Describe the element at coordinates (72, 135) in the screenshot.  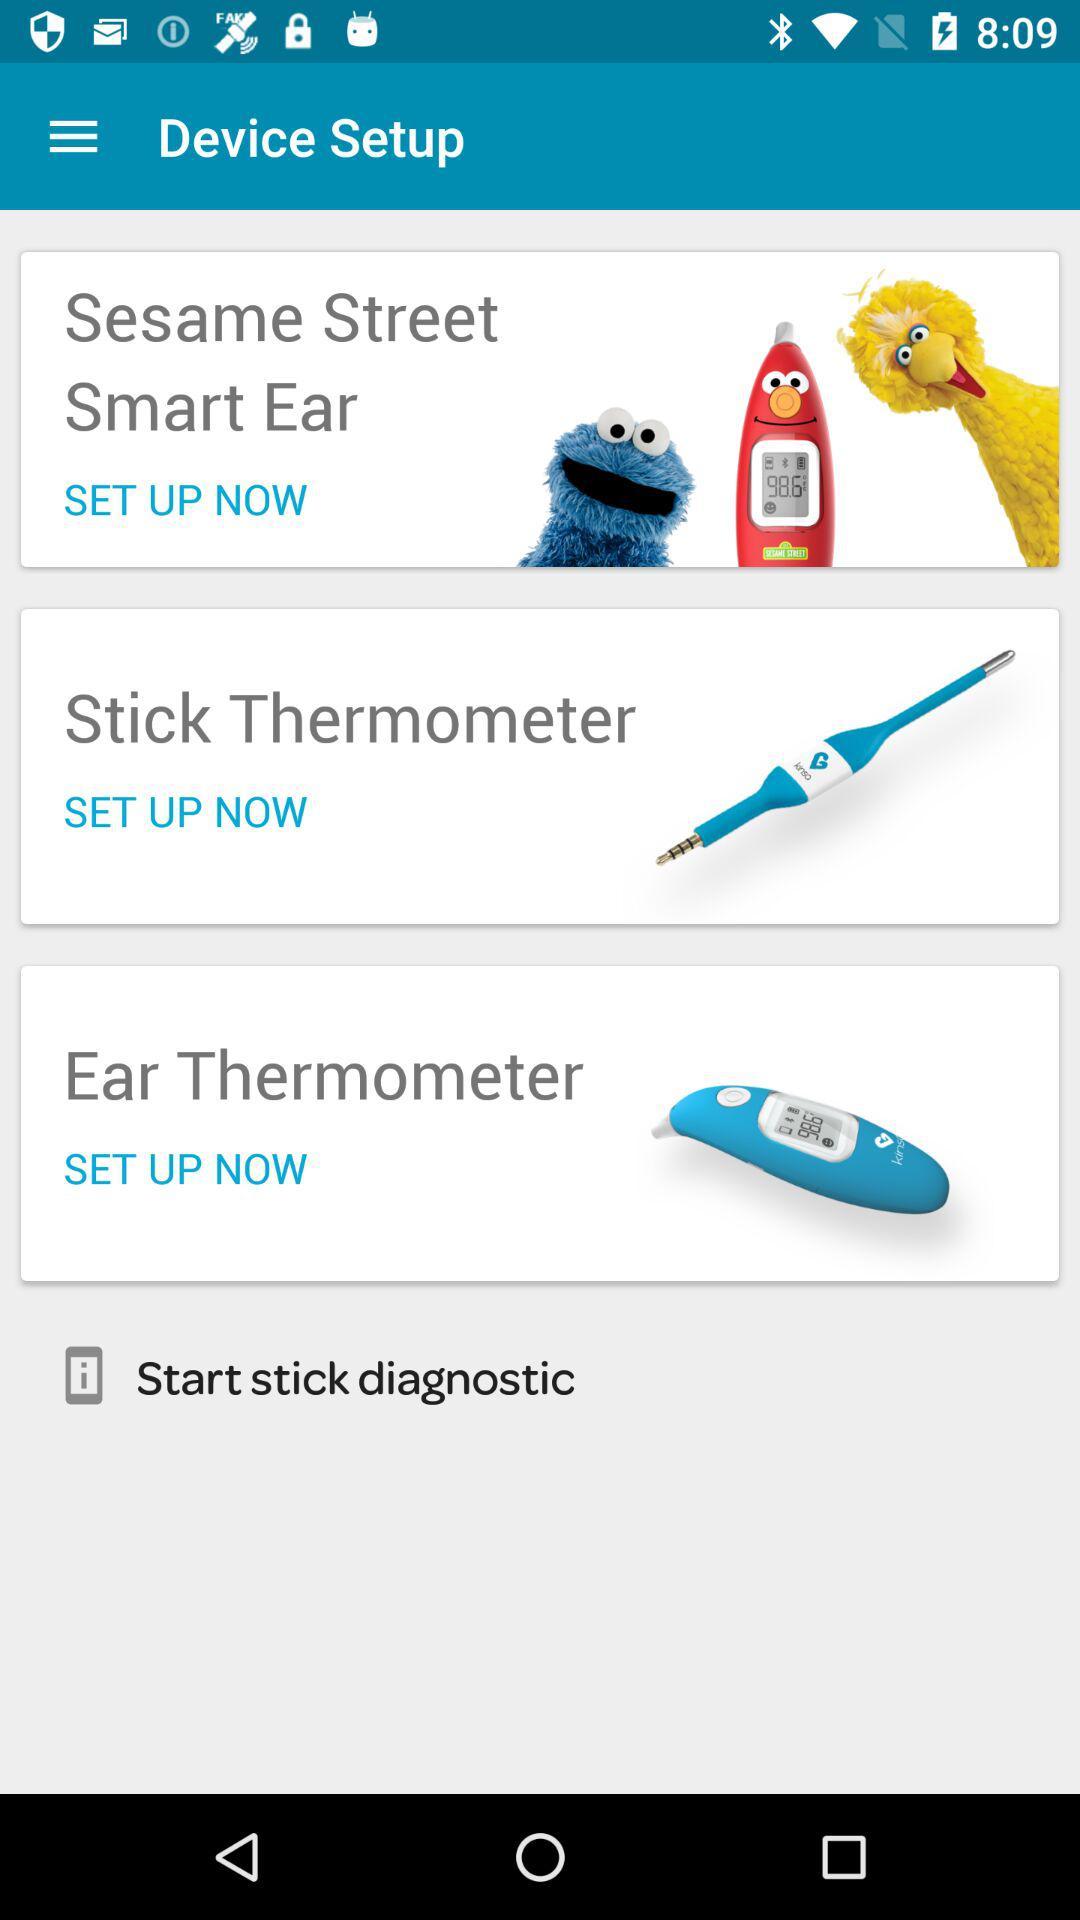
I see `the icon next to the device setup` at that location.